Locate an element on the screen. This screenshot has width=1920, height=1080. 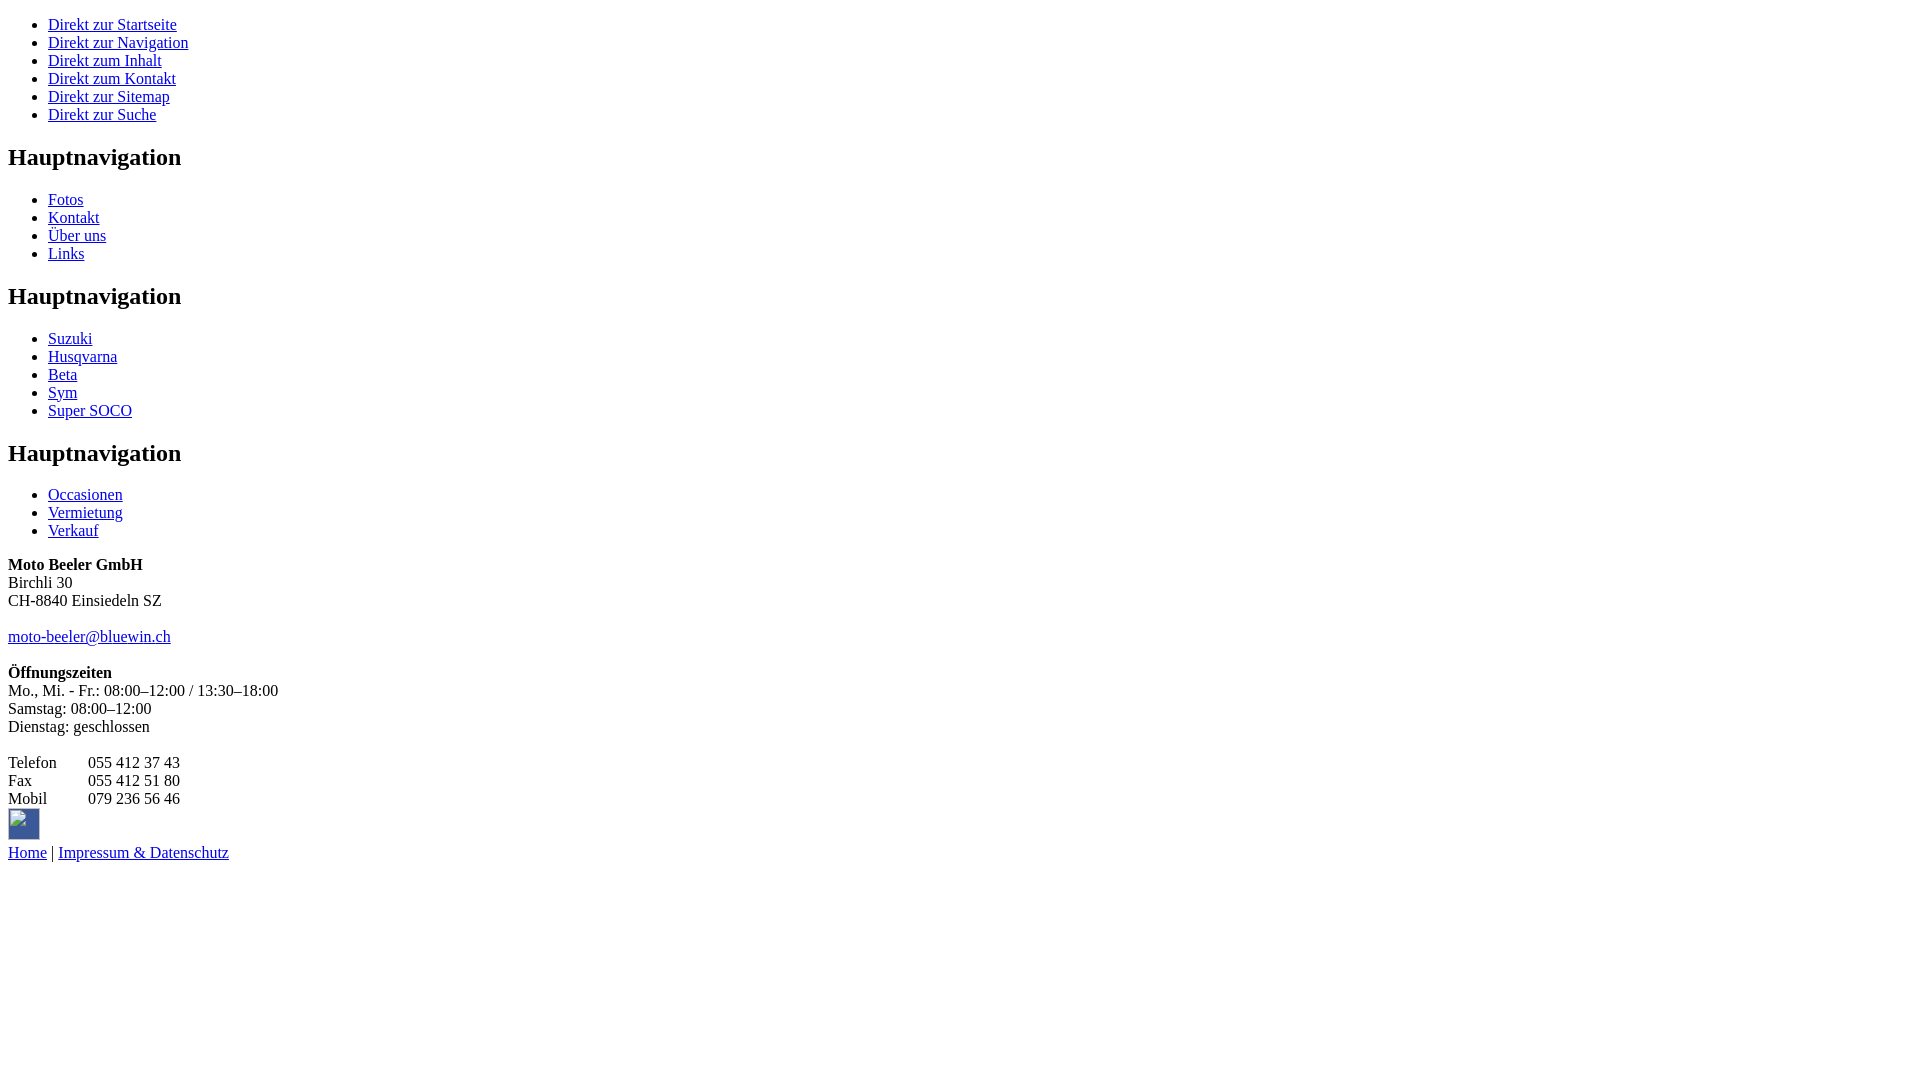
'Fotos' is located at coordinates (48, 199).